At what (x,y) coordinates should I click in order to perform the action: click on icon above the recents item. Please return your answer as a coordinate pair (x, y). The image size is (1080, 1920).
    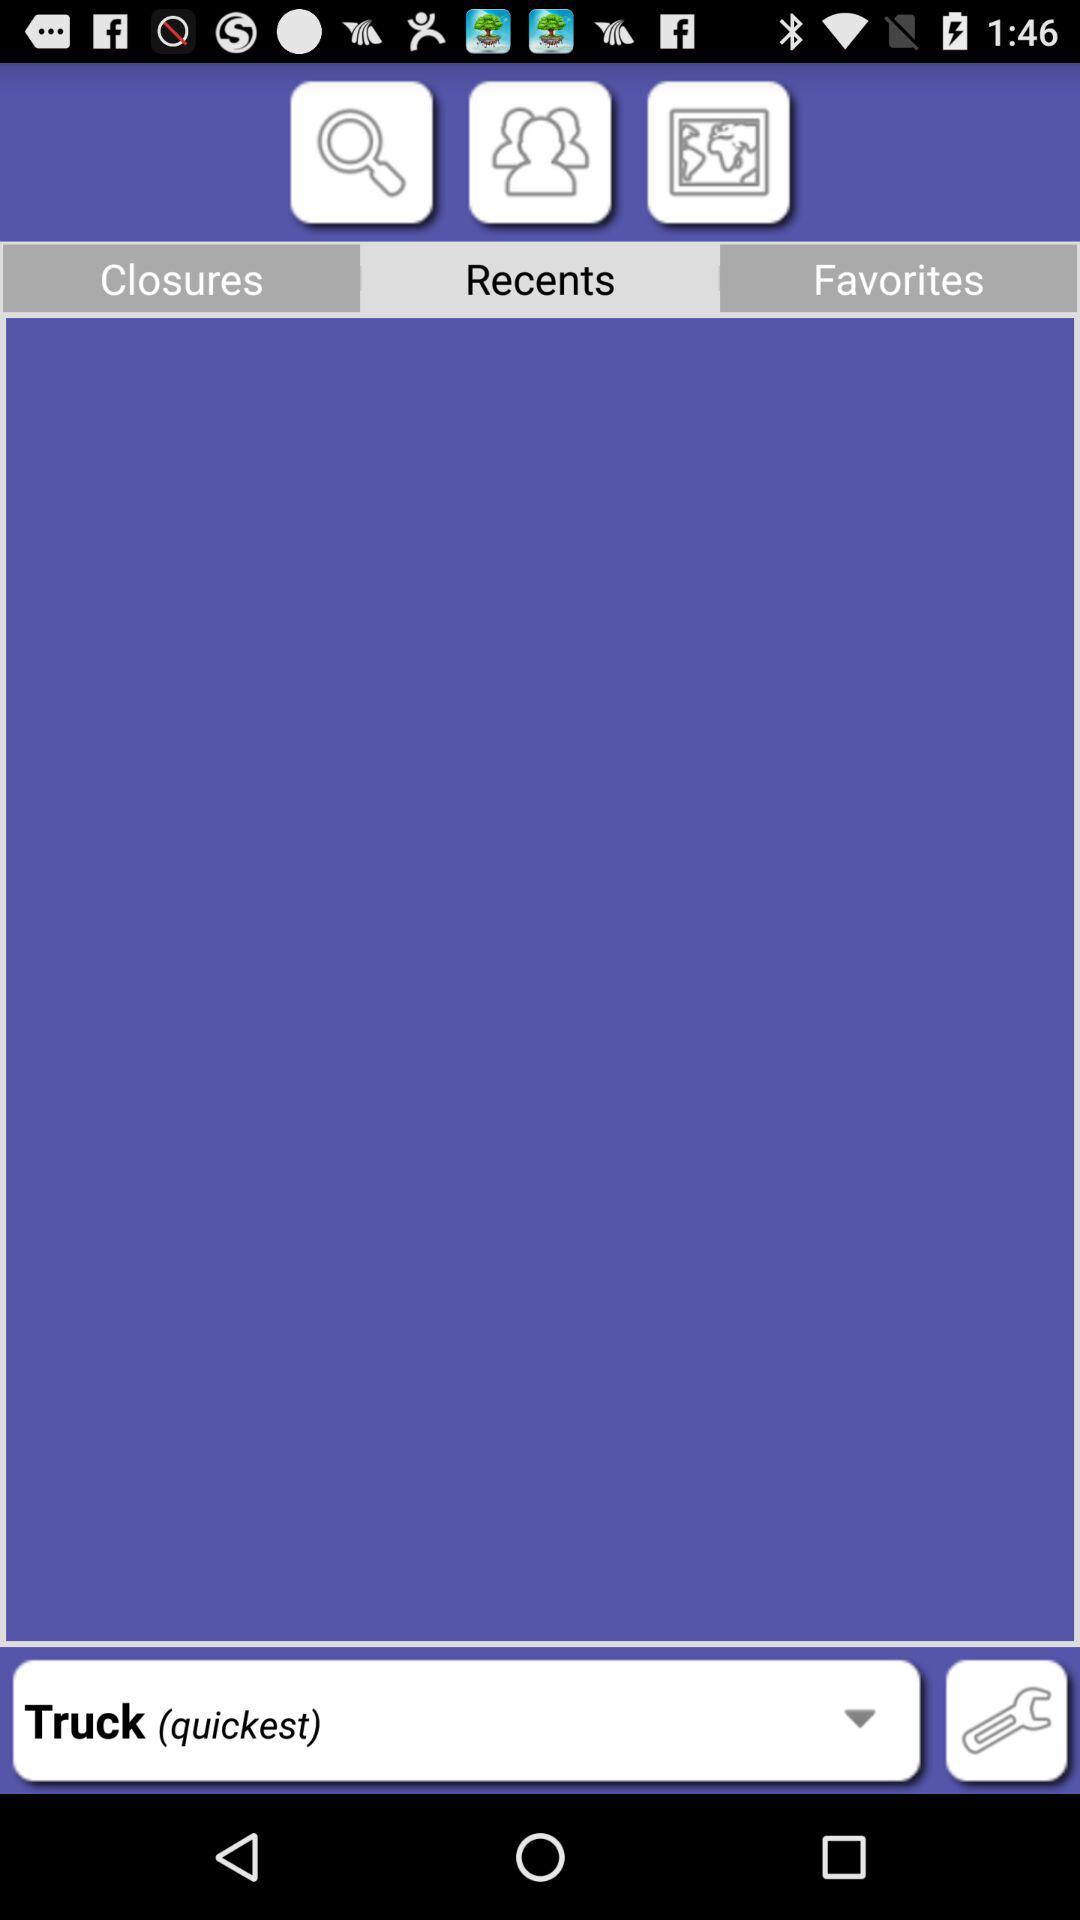
    Looking at the image, I should click on (540, 151).